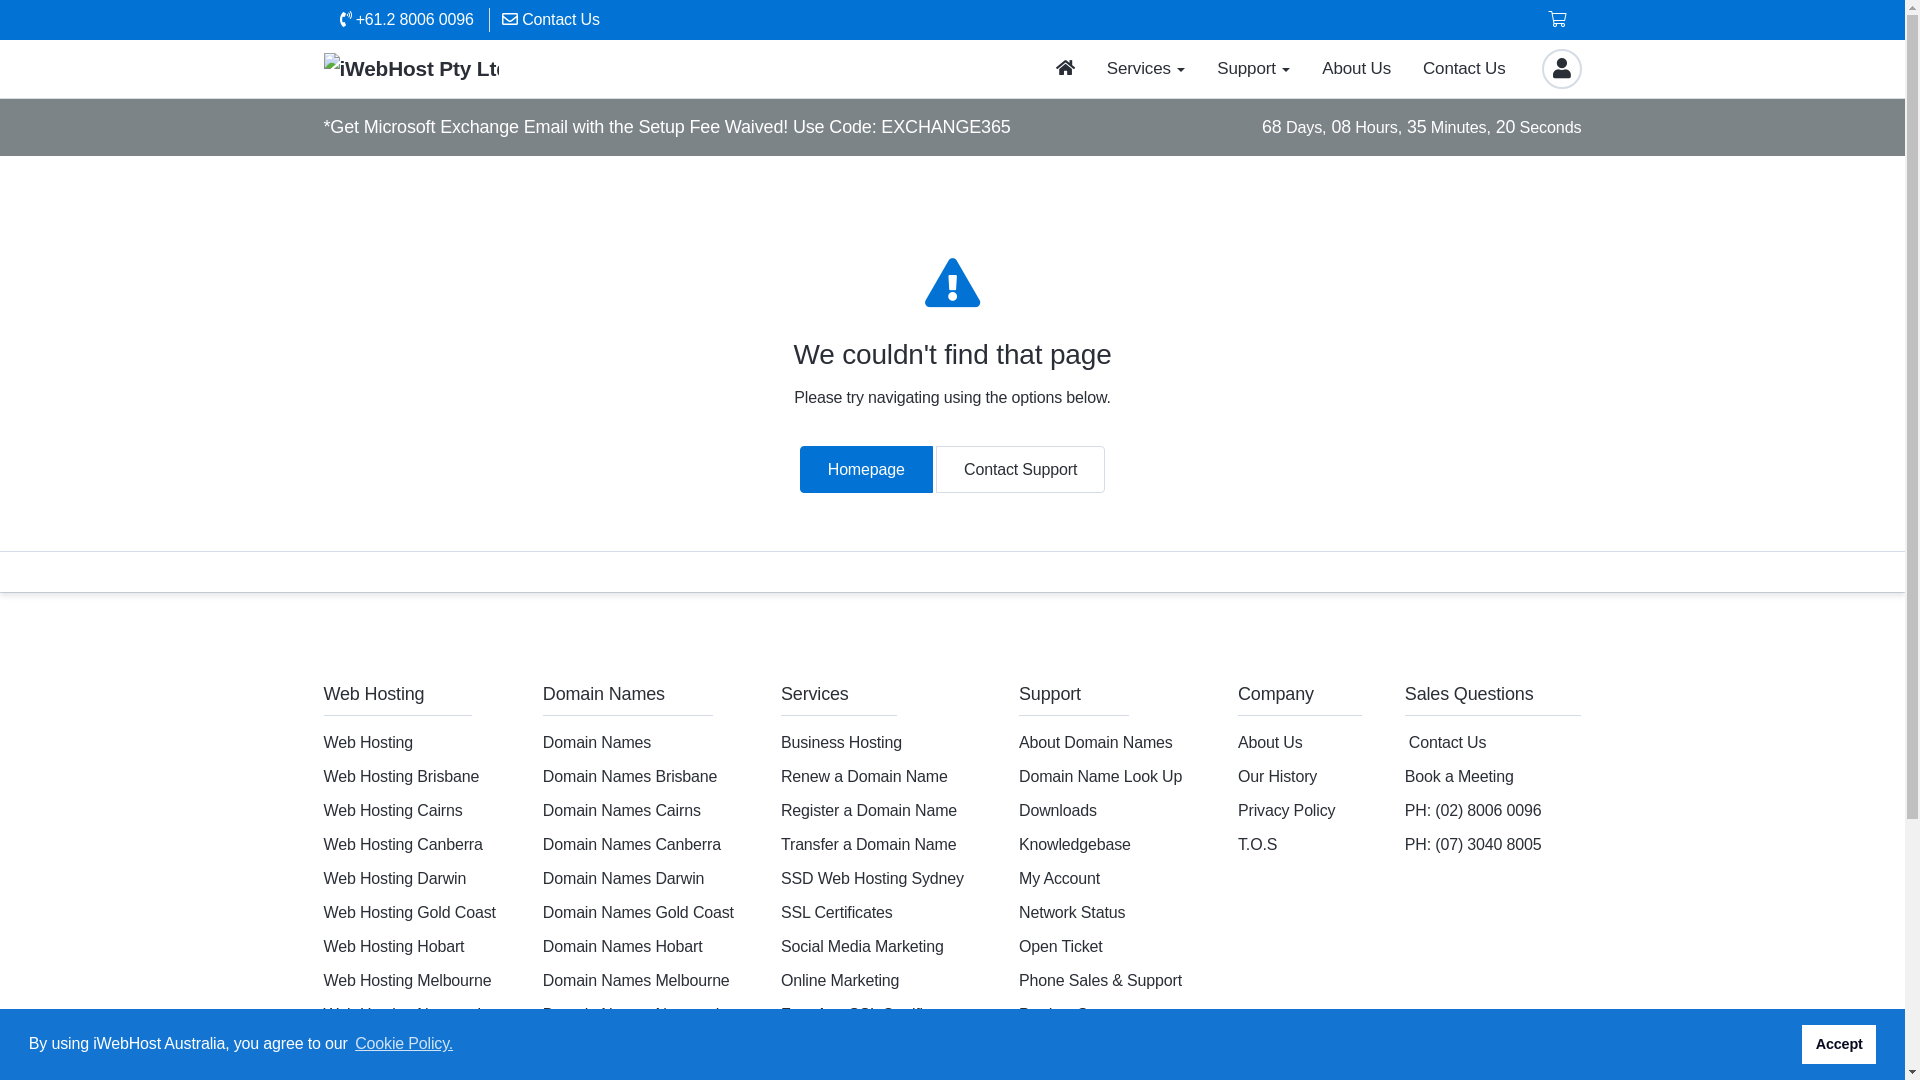  Describe the element at coordinates (864, 775) in the screenshot. I see `'Renew a Domain Name'` at that location.